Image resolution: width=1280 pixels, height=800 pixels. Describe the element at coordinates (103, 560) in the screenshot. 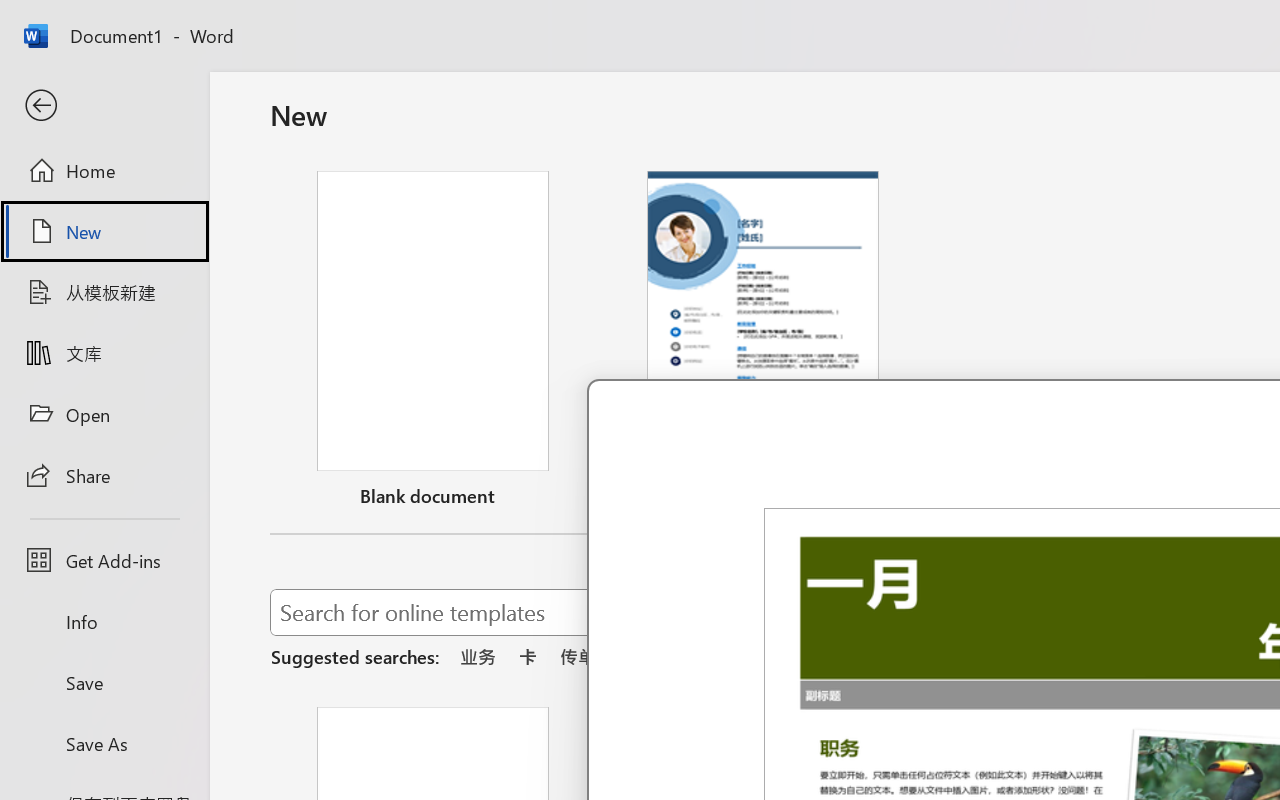

I see `'Get Add-ins'` at that location.